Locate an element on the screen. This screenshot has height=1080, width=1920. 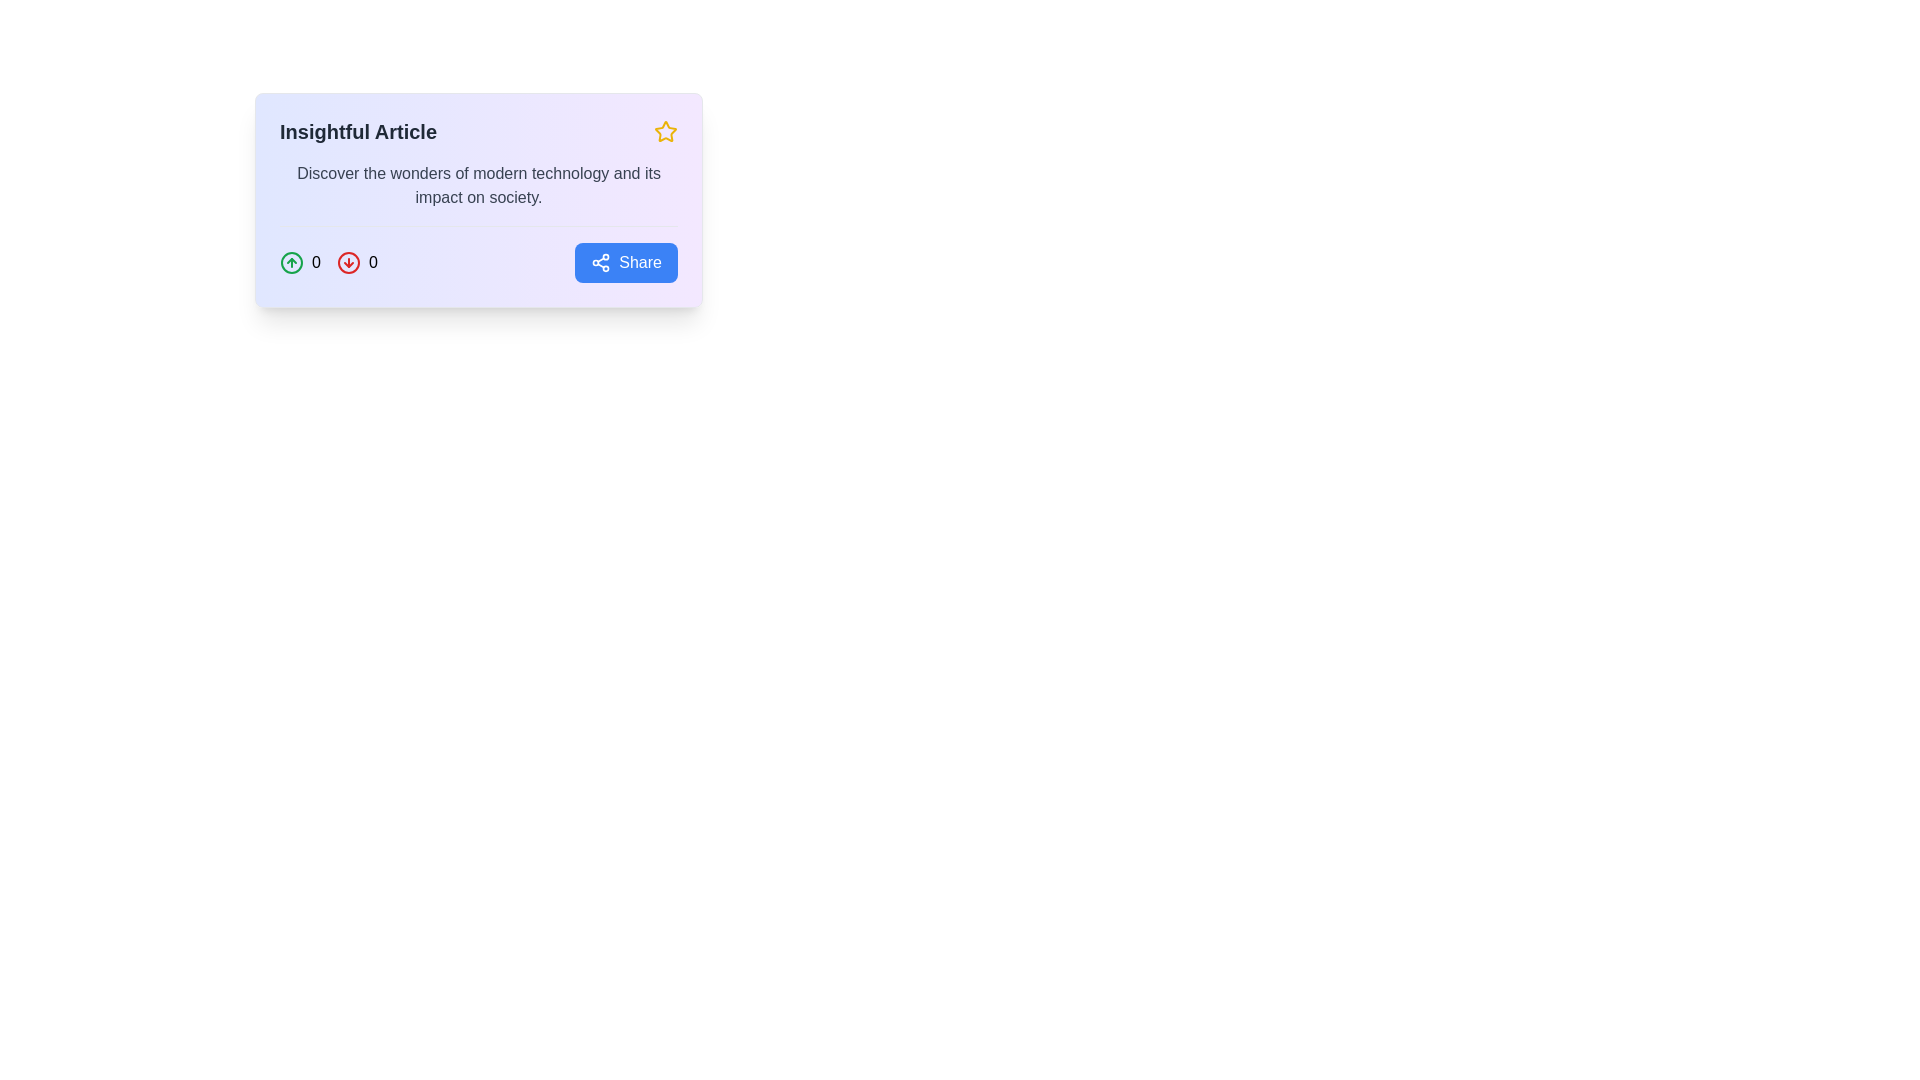
the bold static text label saying 'Insightful Article' located at the top-left section of the rectangular card with a light purple background is located at coordinates (358, 131).